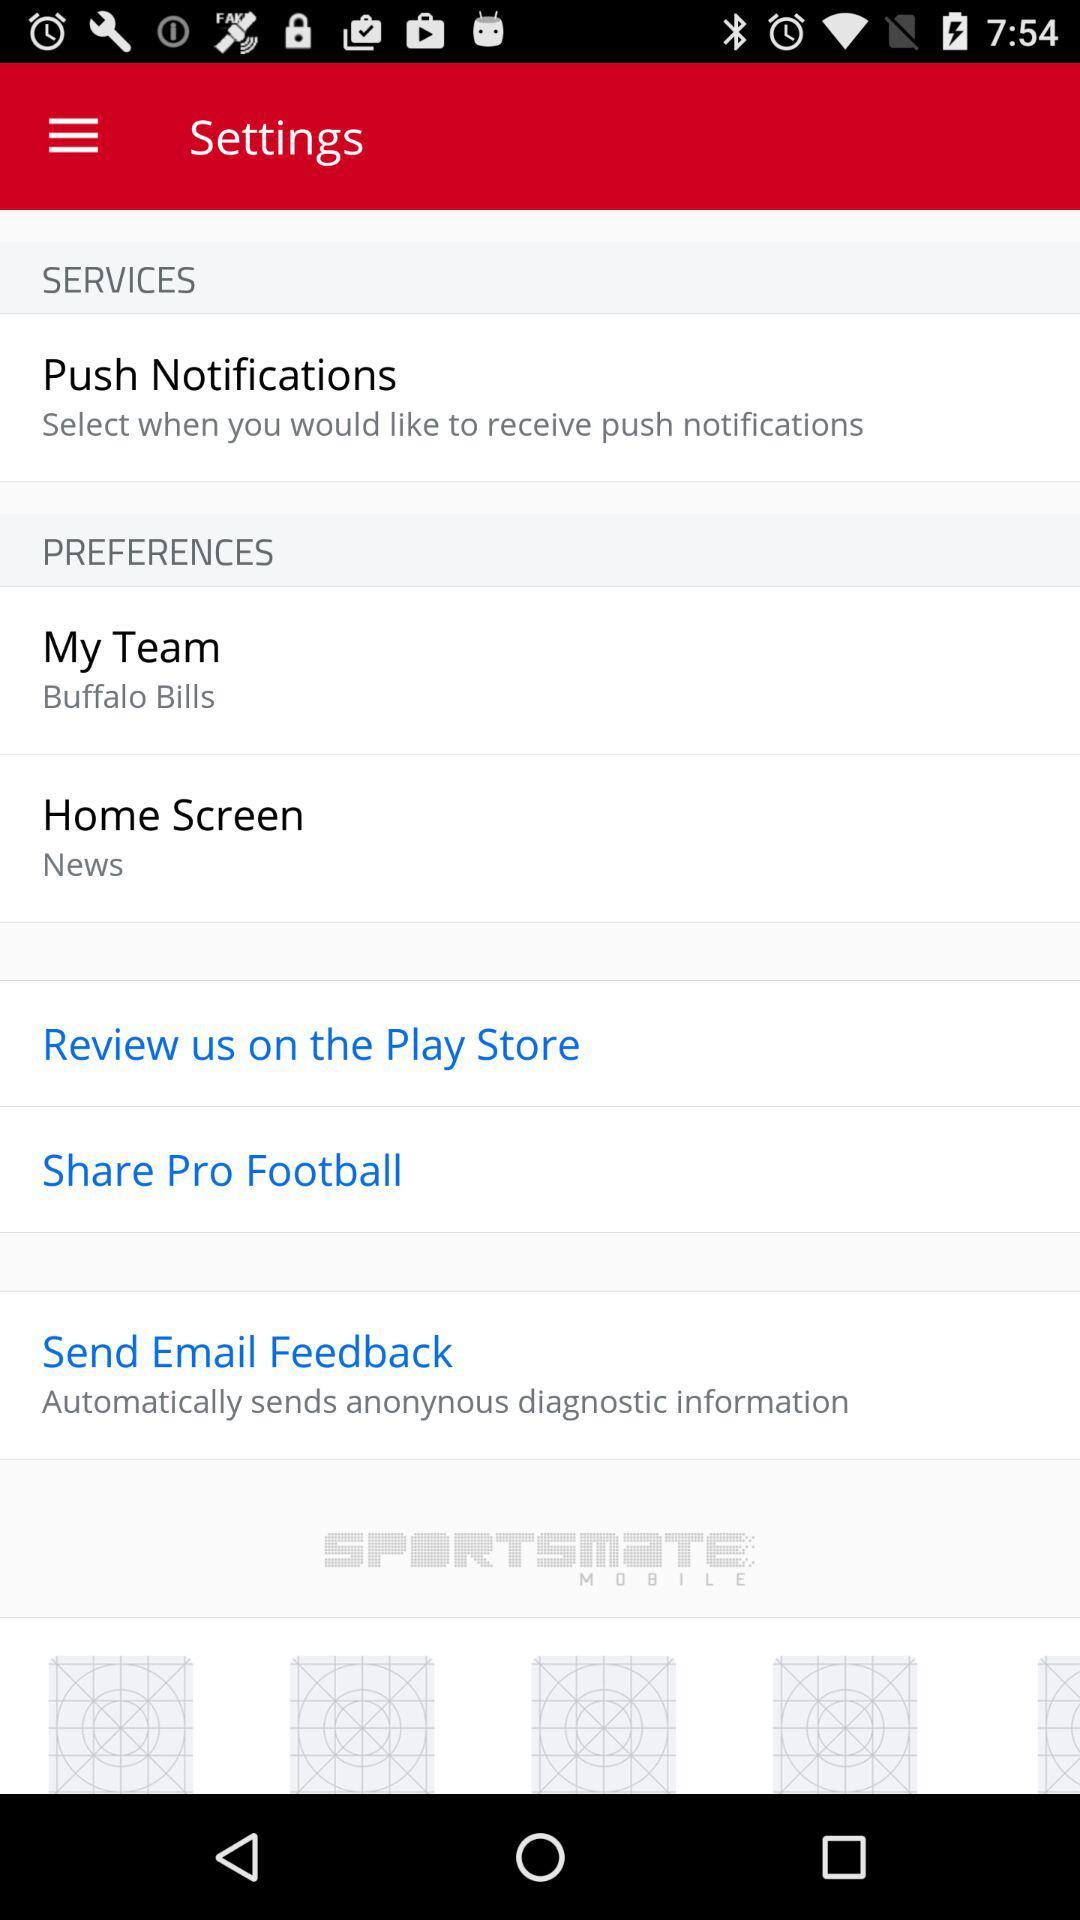 Image resolution: width=1080 pixels, height=1920 pixels. Describe the element at coordinates (72, 135) in the screenshot. I see `the icon above services` at that location.